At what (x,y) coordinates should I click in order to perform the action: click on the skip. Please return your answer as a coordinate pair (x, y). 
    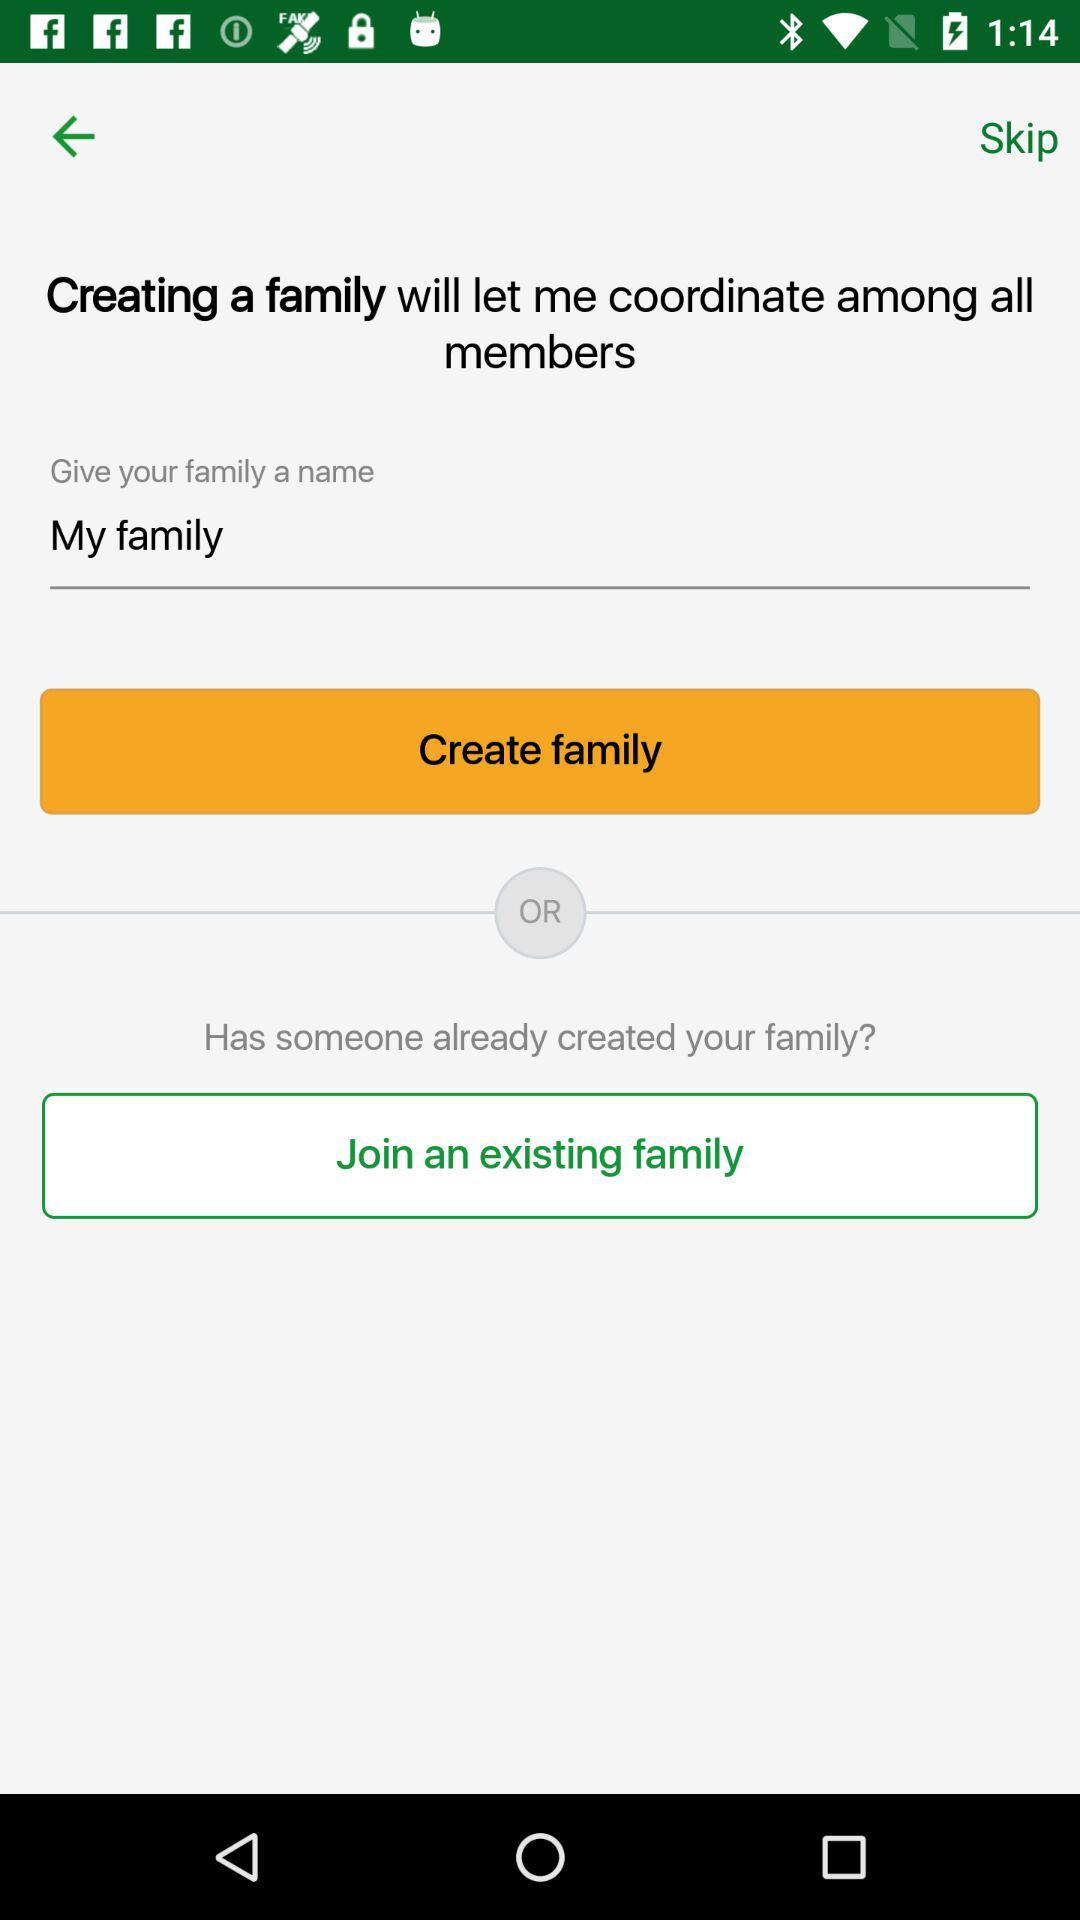
    Looking at the image, I should click on (1019, 135).